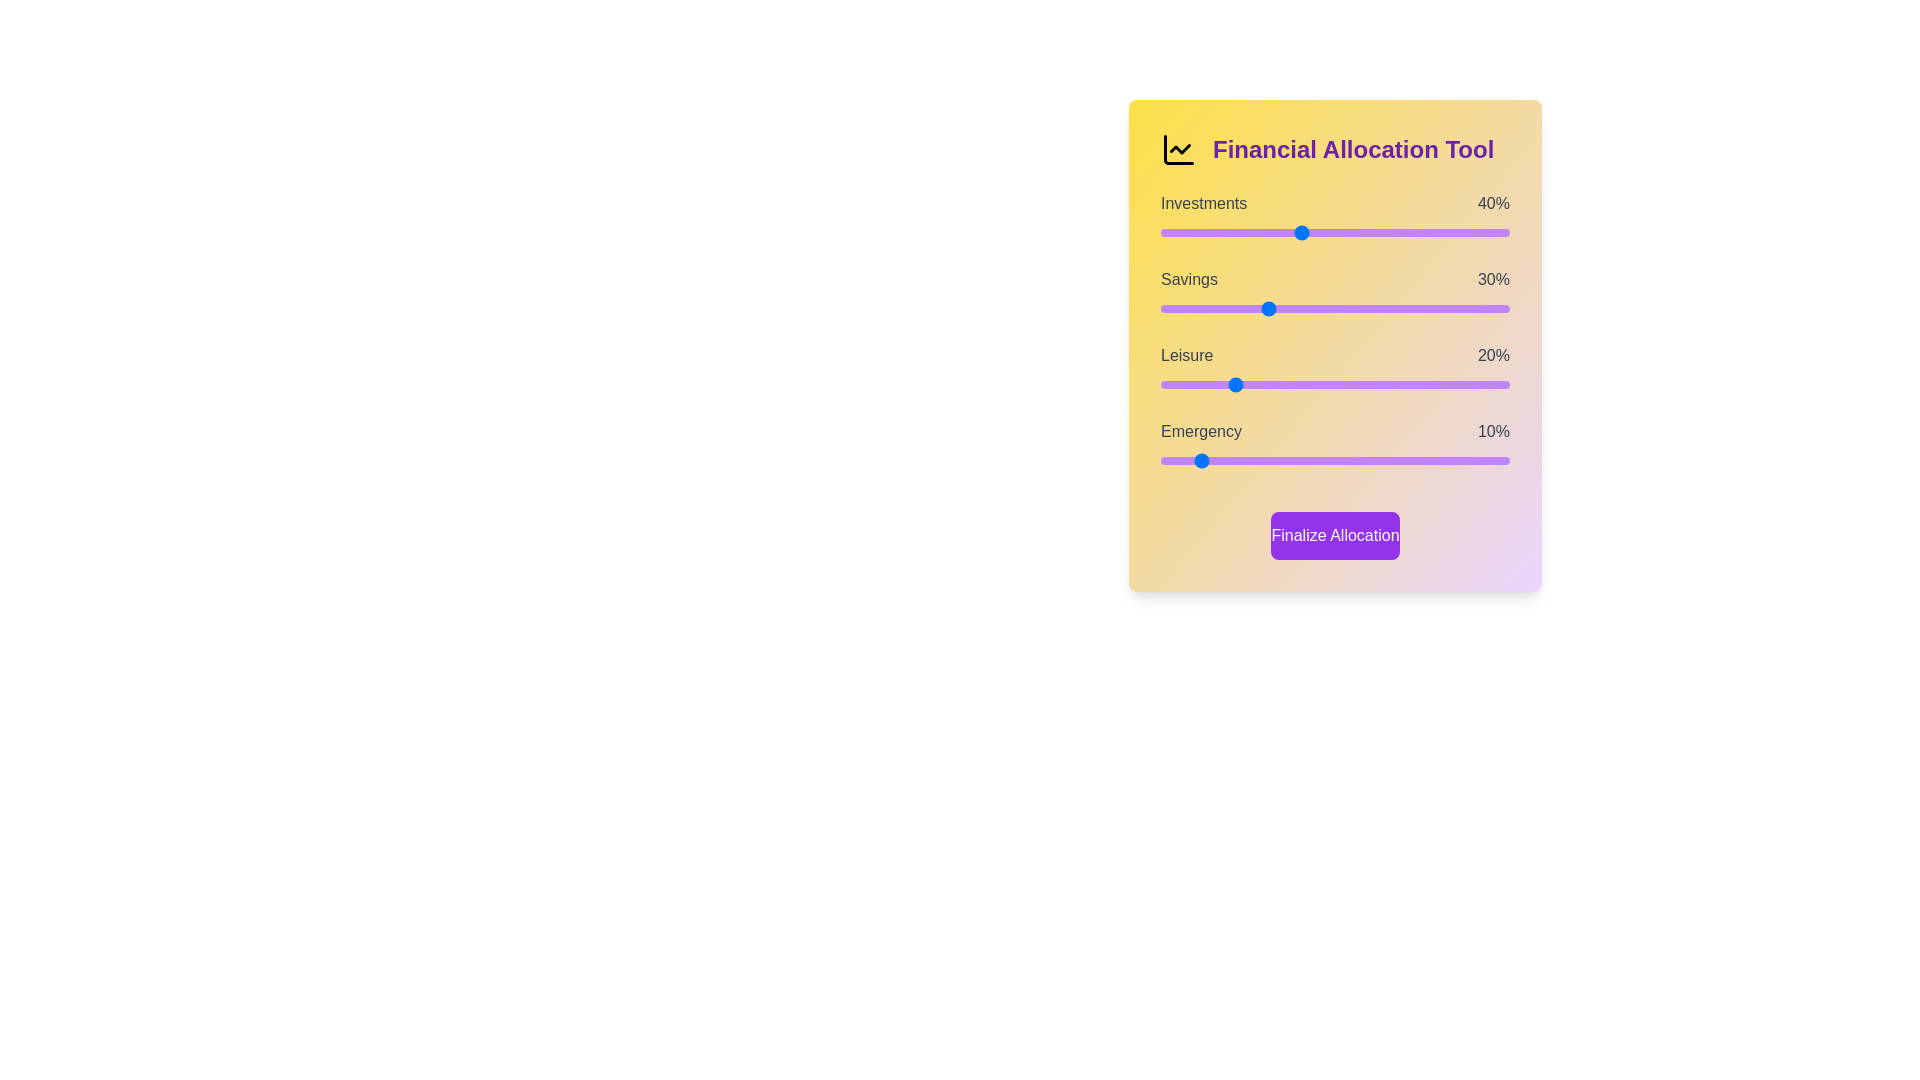  What do you see at coordinates (1179, 149) in the screenshot?
I see `the header icon to view it` at bounding box center [1179, 149].